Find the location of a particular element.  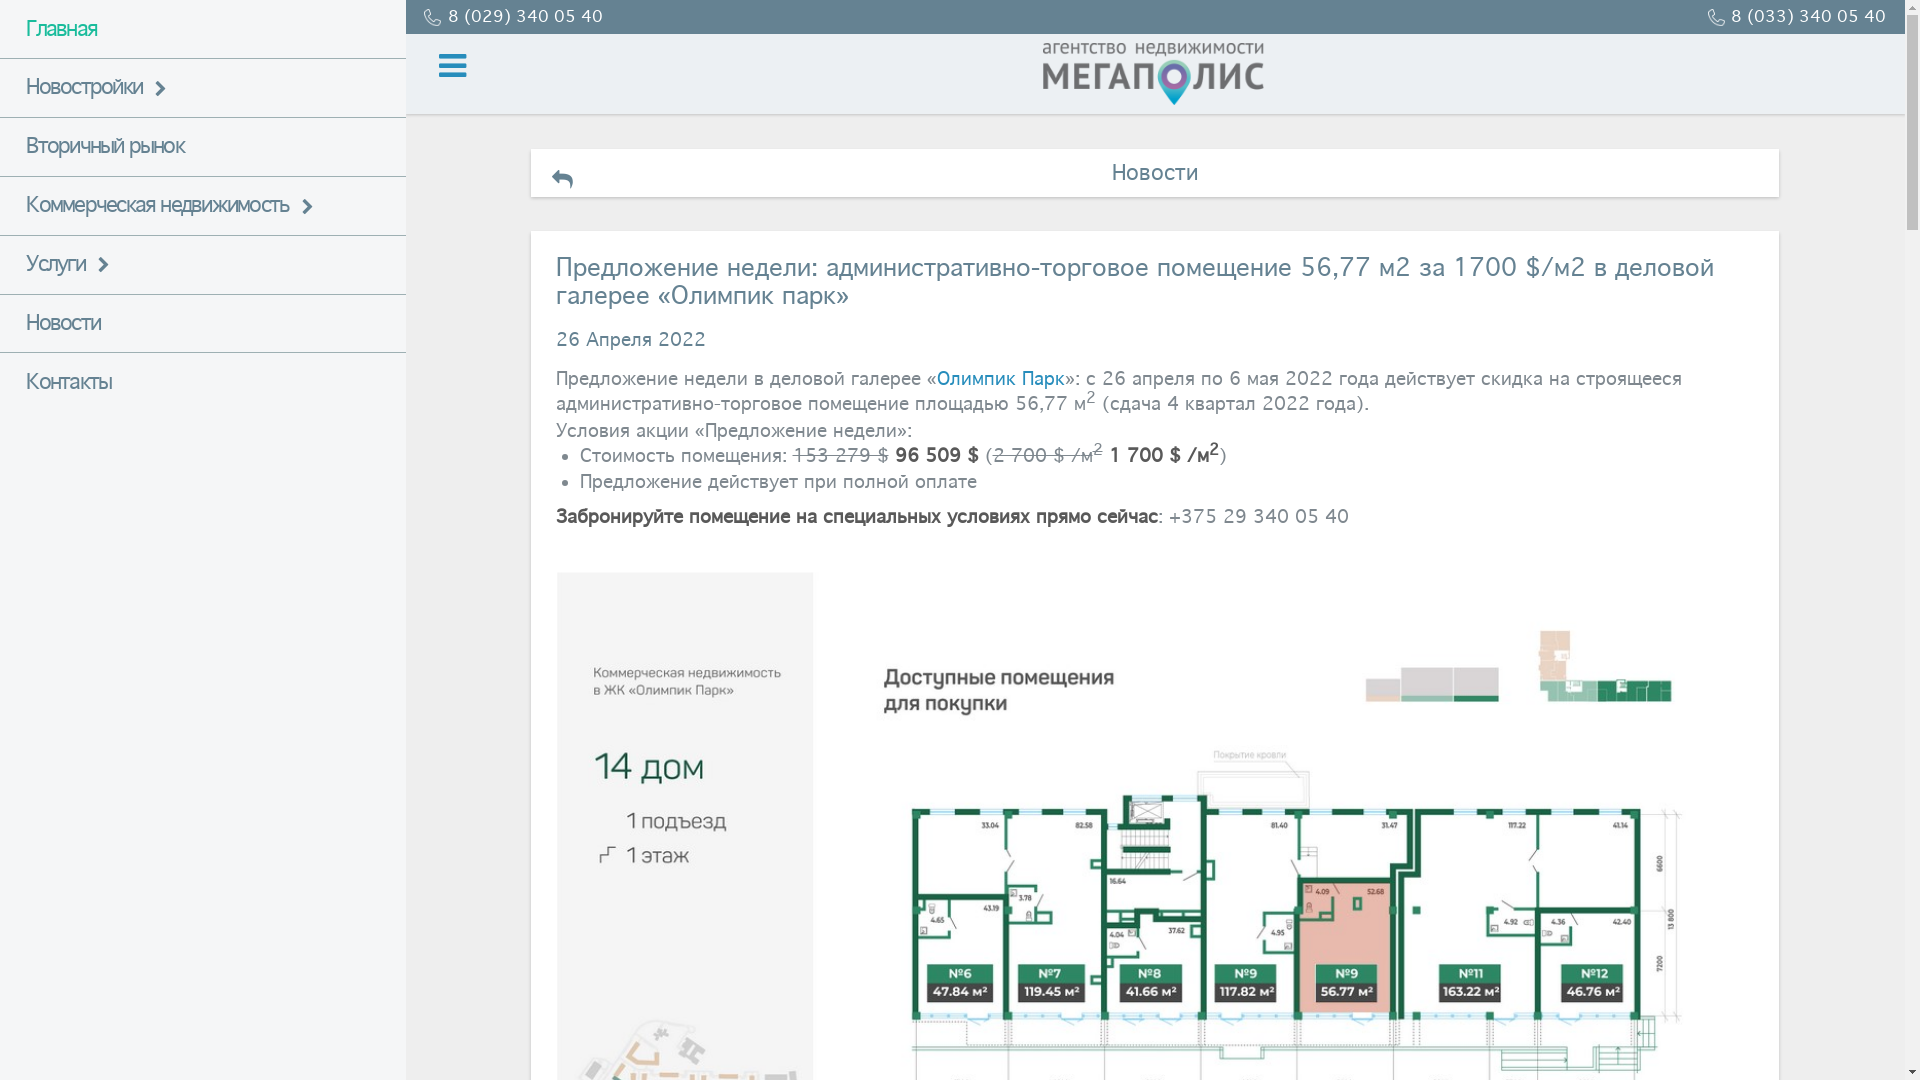

'Toggle' is located at coordinates (405, 65).